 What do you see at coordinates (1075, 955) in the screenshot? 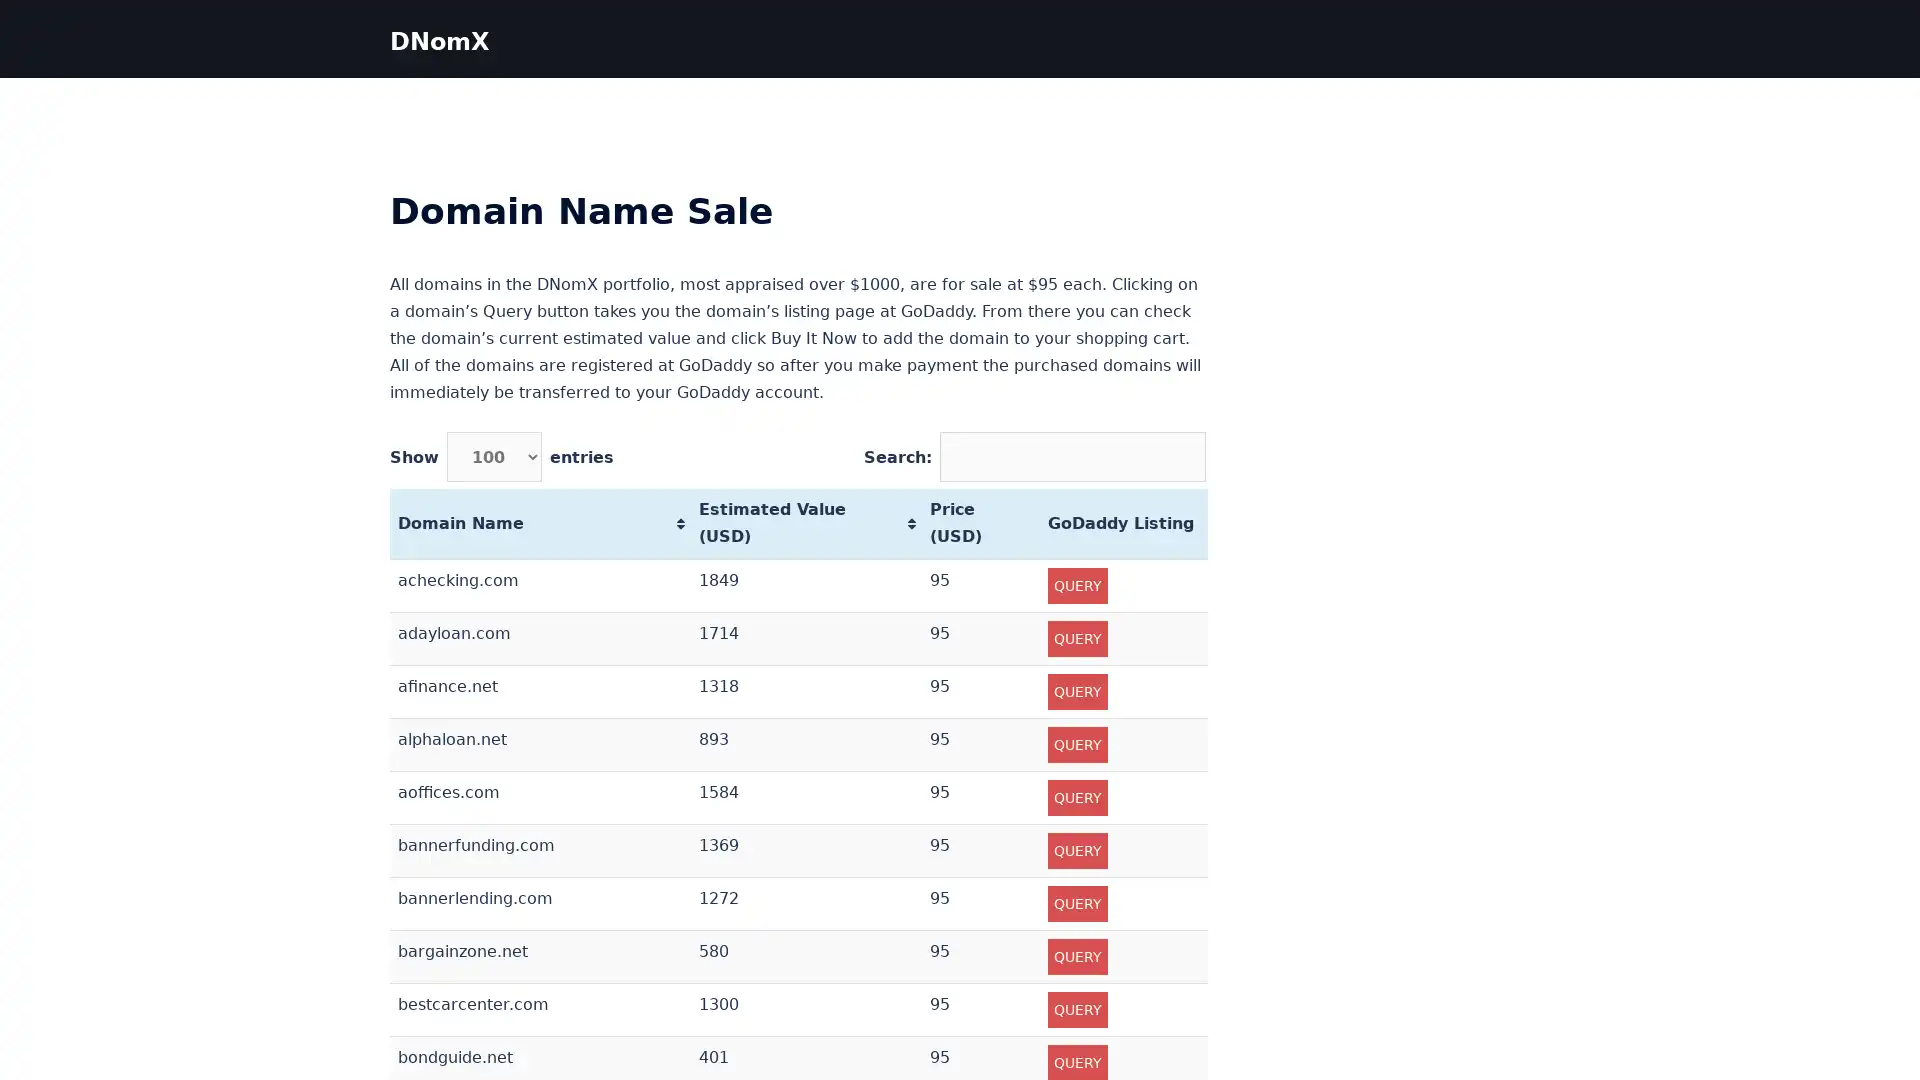
I see `QUERY` at bounding box center [1075, 955].